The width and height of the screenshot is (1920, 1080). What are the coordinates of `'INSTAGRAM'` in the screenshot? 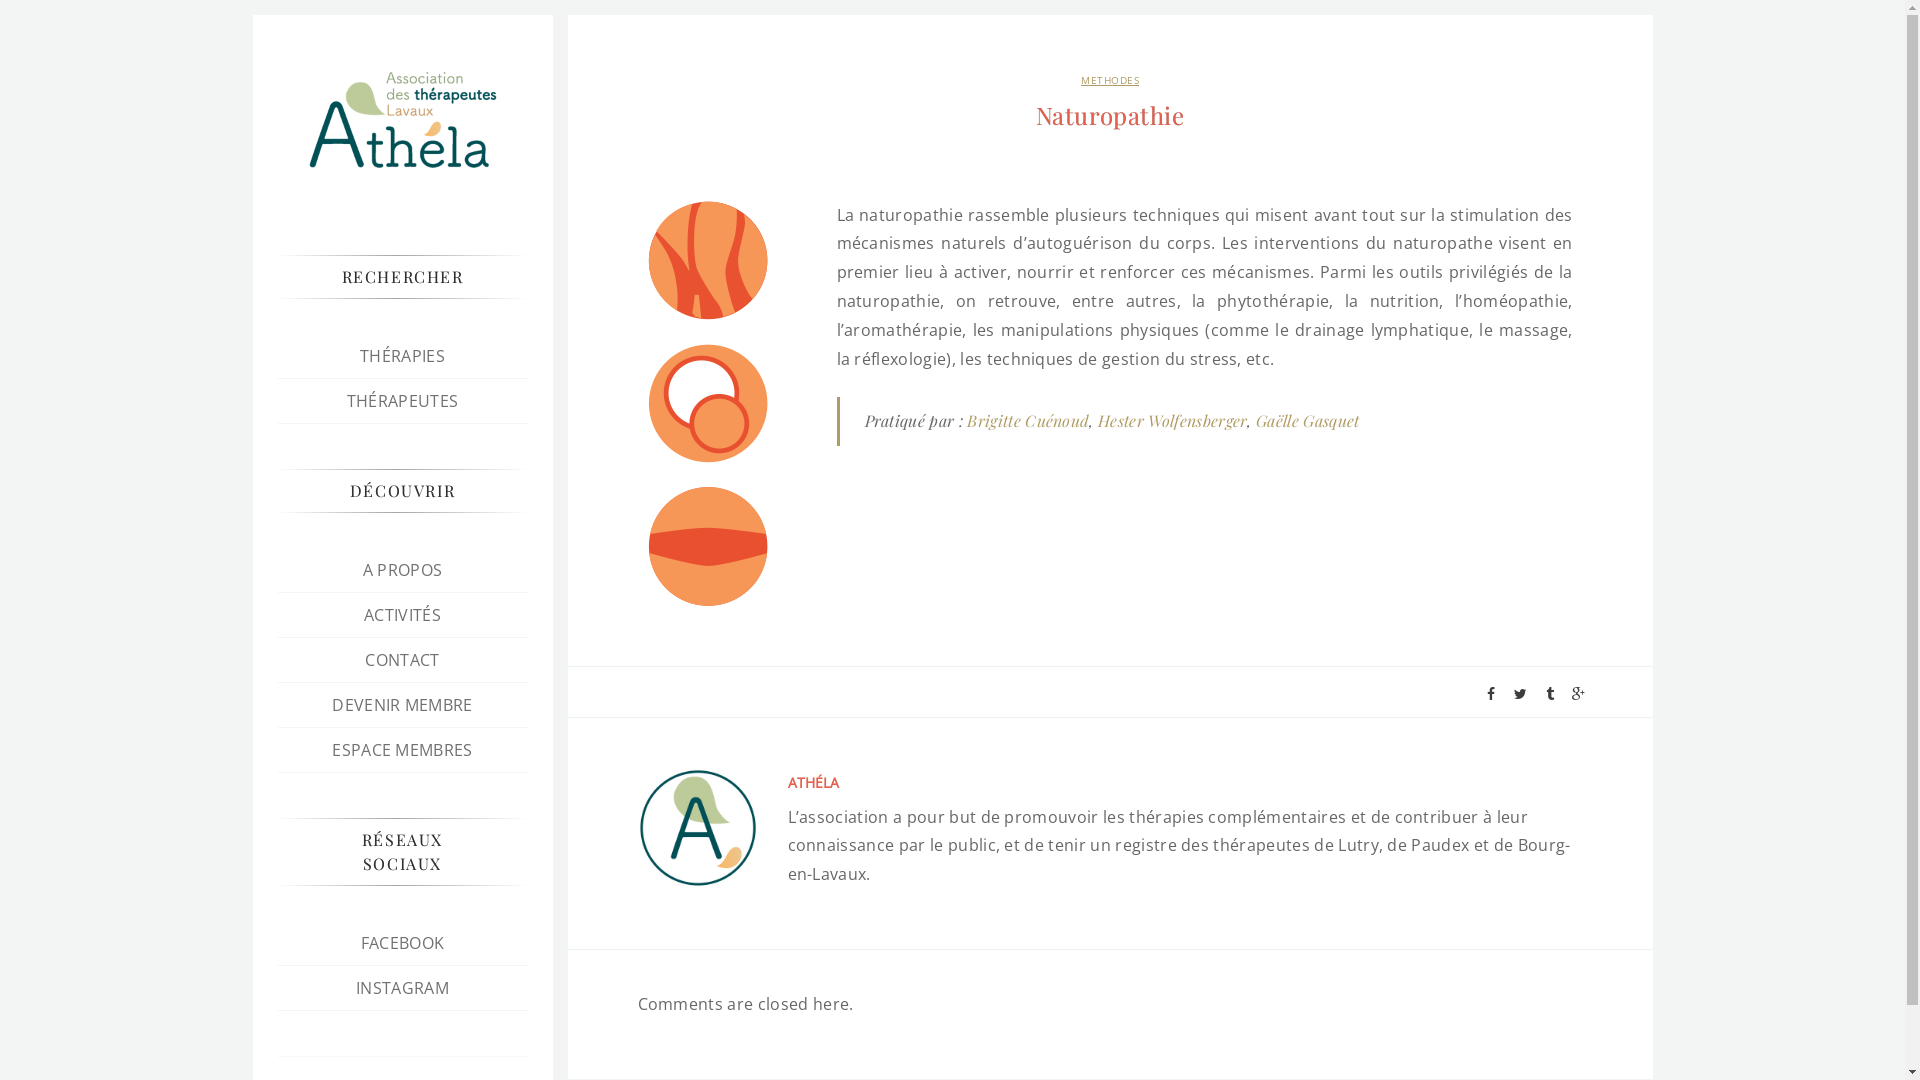 It's located at (401, 986).